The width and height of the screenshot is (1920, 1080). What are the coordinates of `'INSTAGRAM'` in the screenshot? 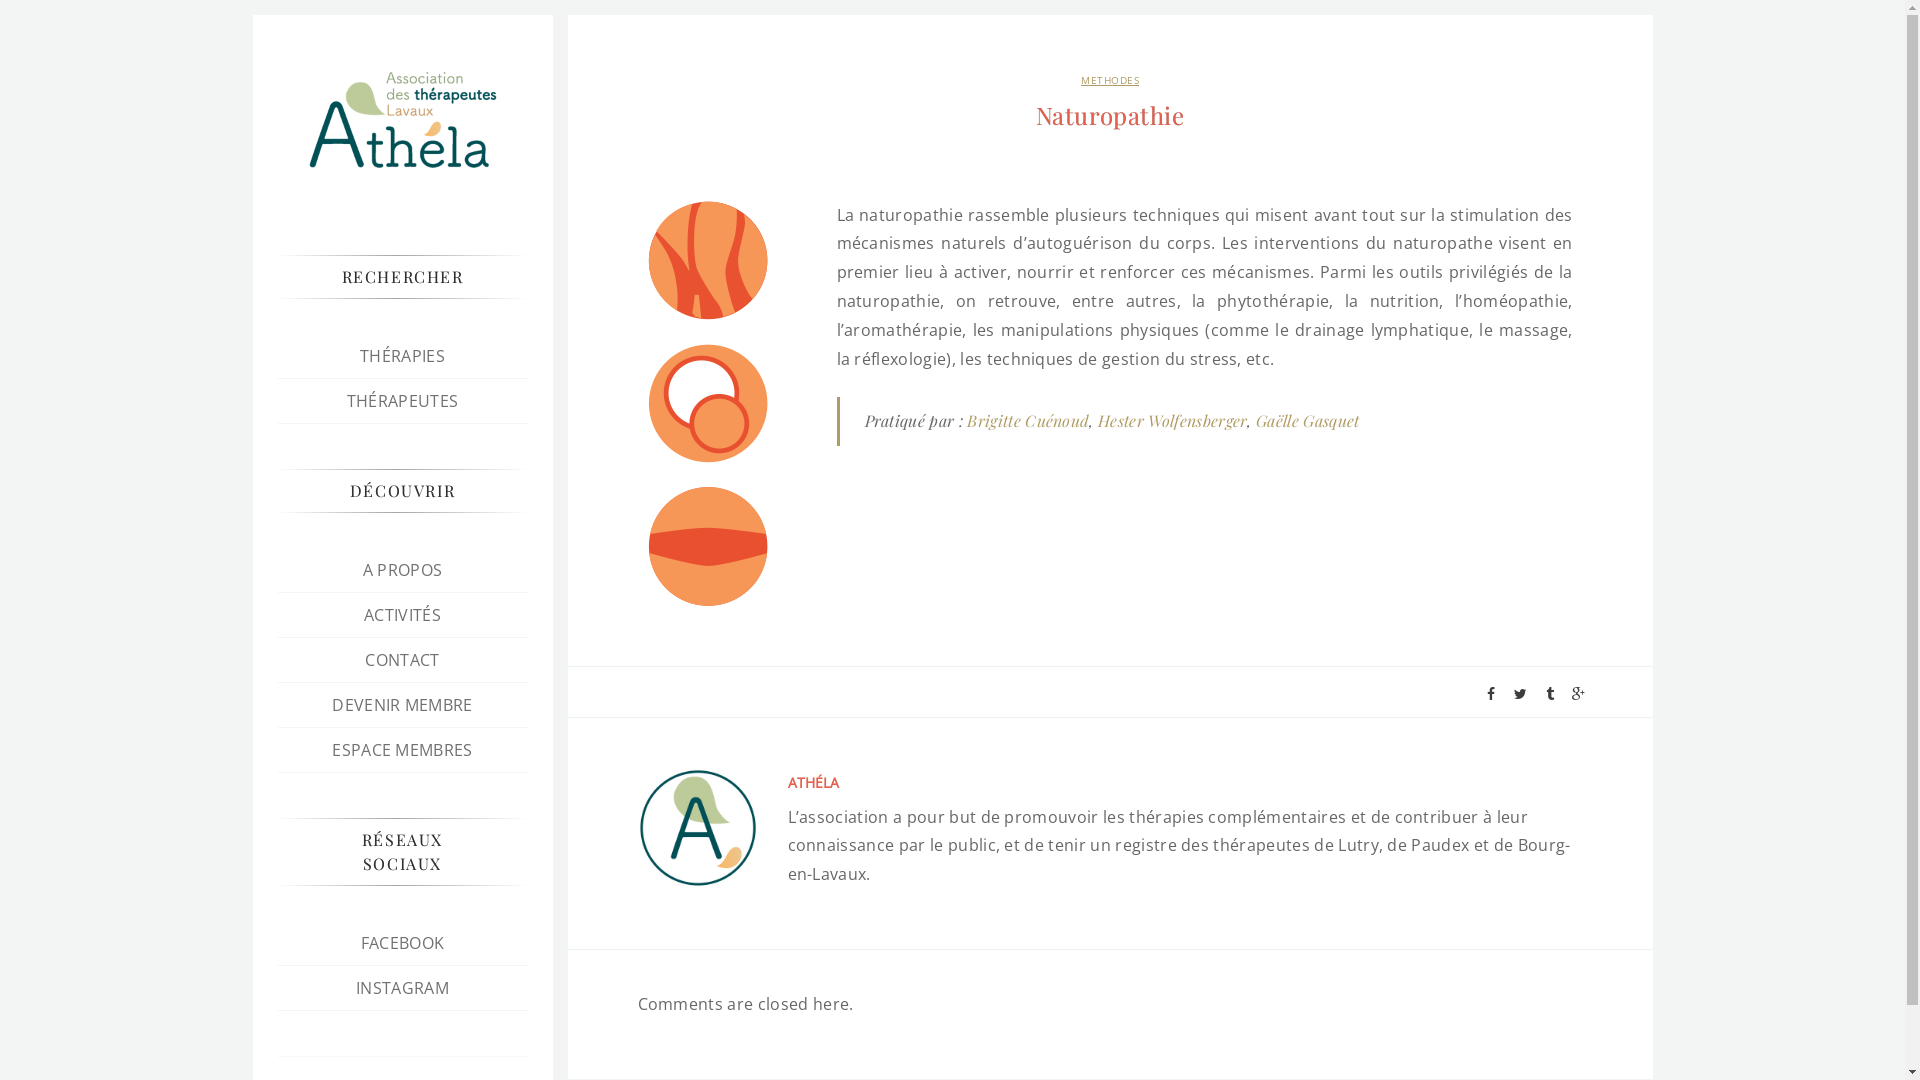 It's located at (401, 986).